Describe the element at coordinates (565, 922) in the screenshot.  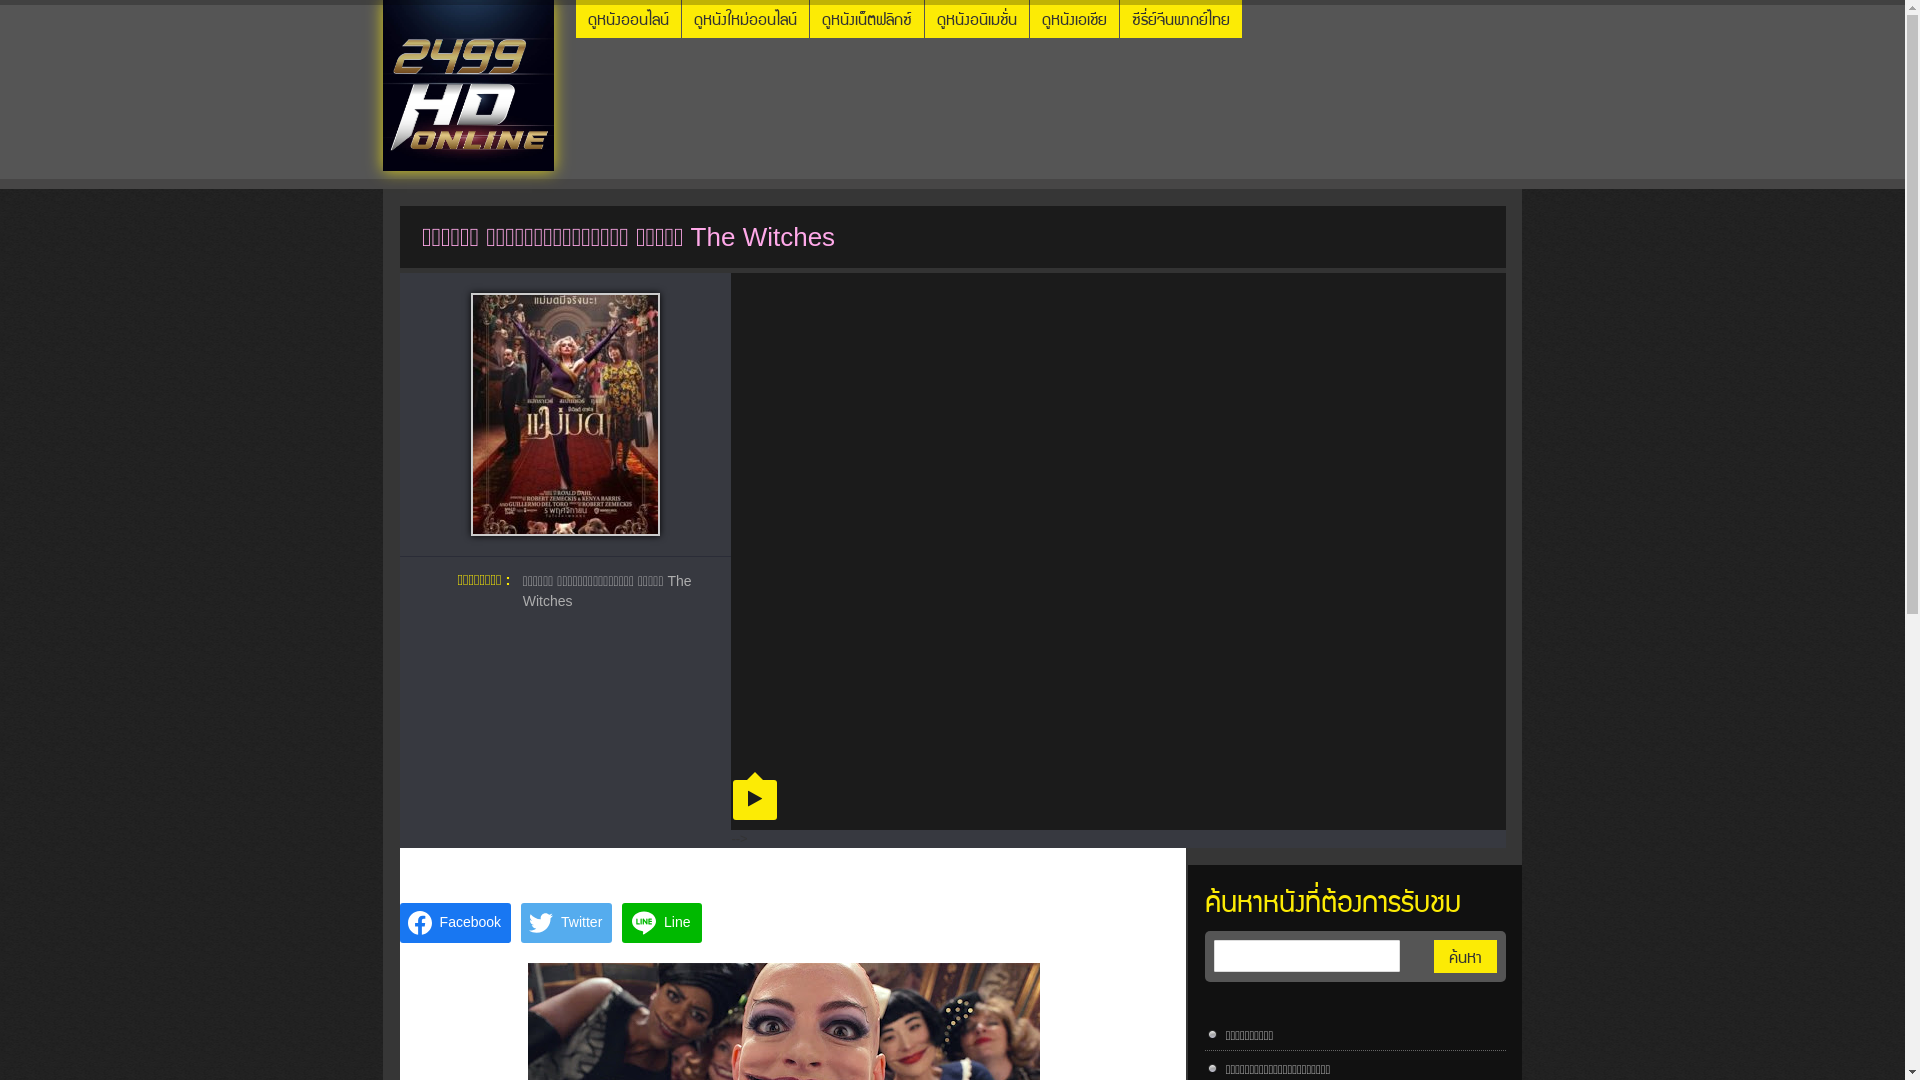
I see `'Twitter'` at that location.